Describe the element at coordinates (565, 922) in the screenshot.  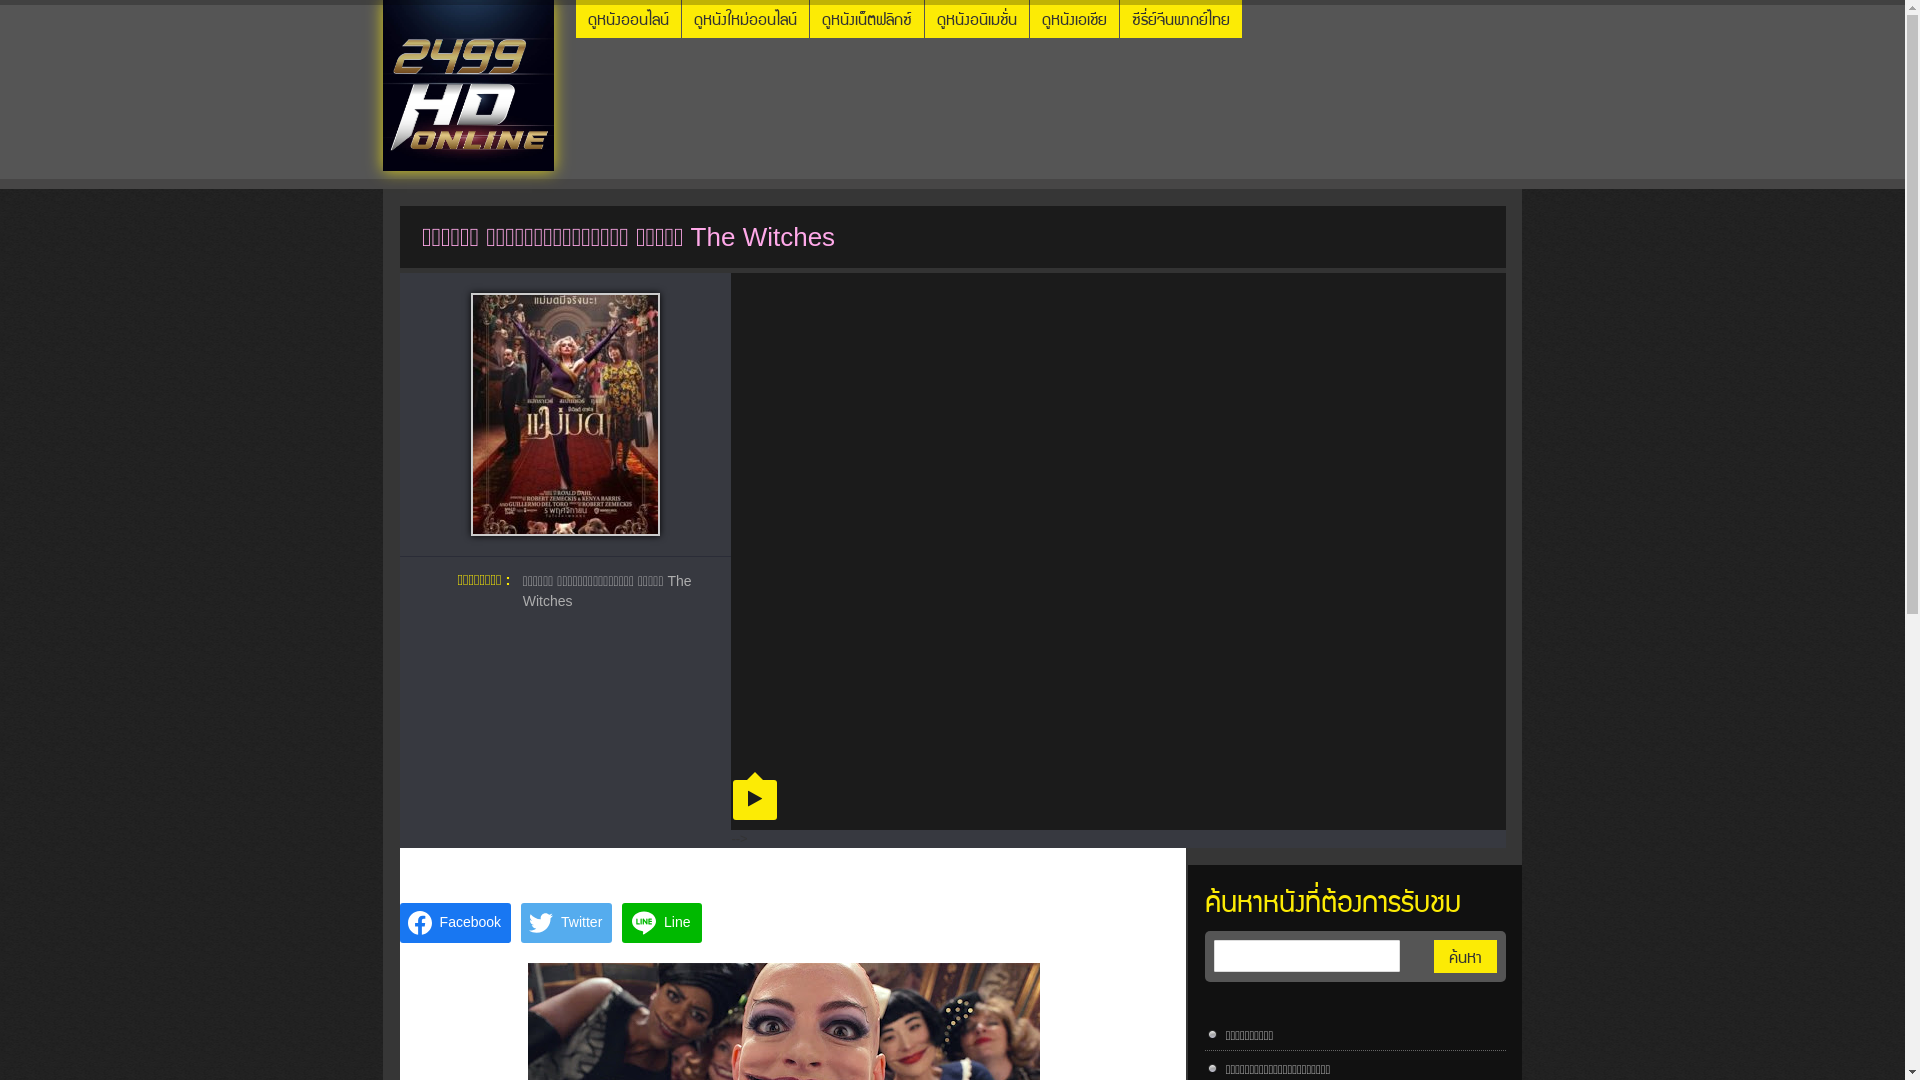
I see `'Twitter'` at that location.